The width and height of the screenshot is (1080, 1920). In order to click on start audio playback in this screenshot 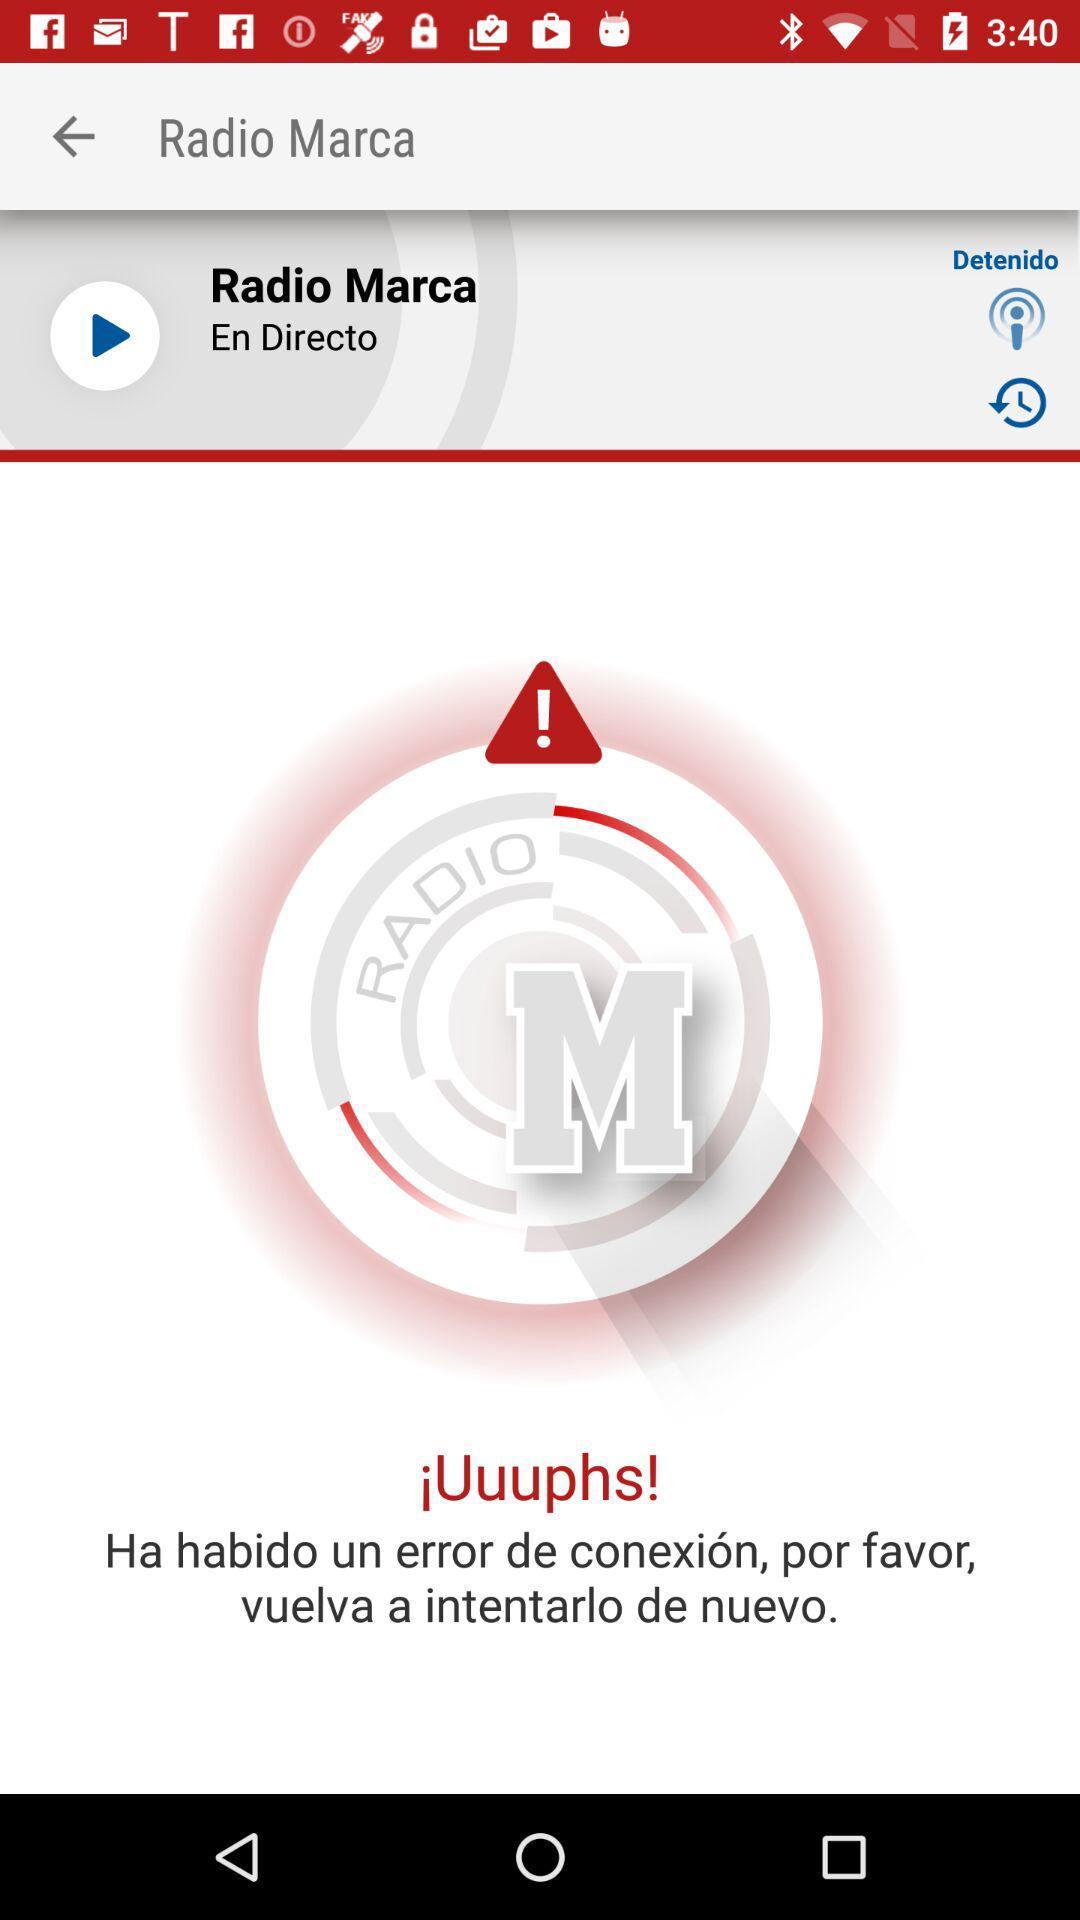, I will do `click(104, 336)`.